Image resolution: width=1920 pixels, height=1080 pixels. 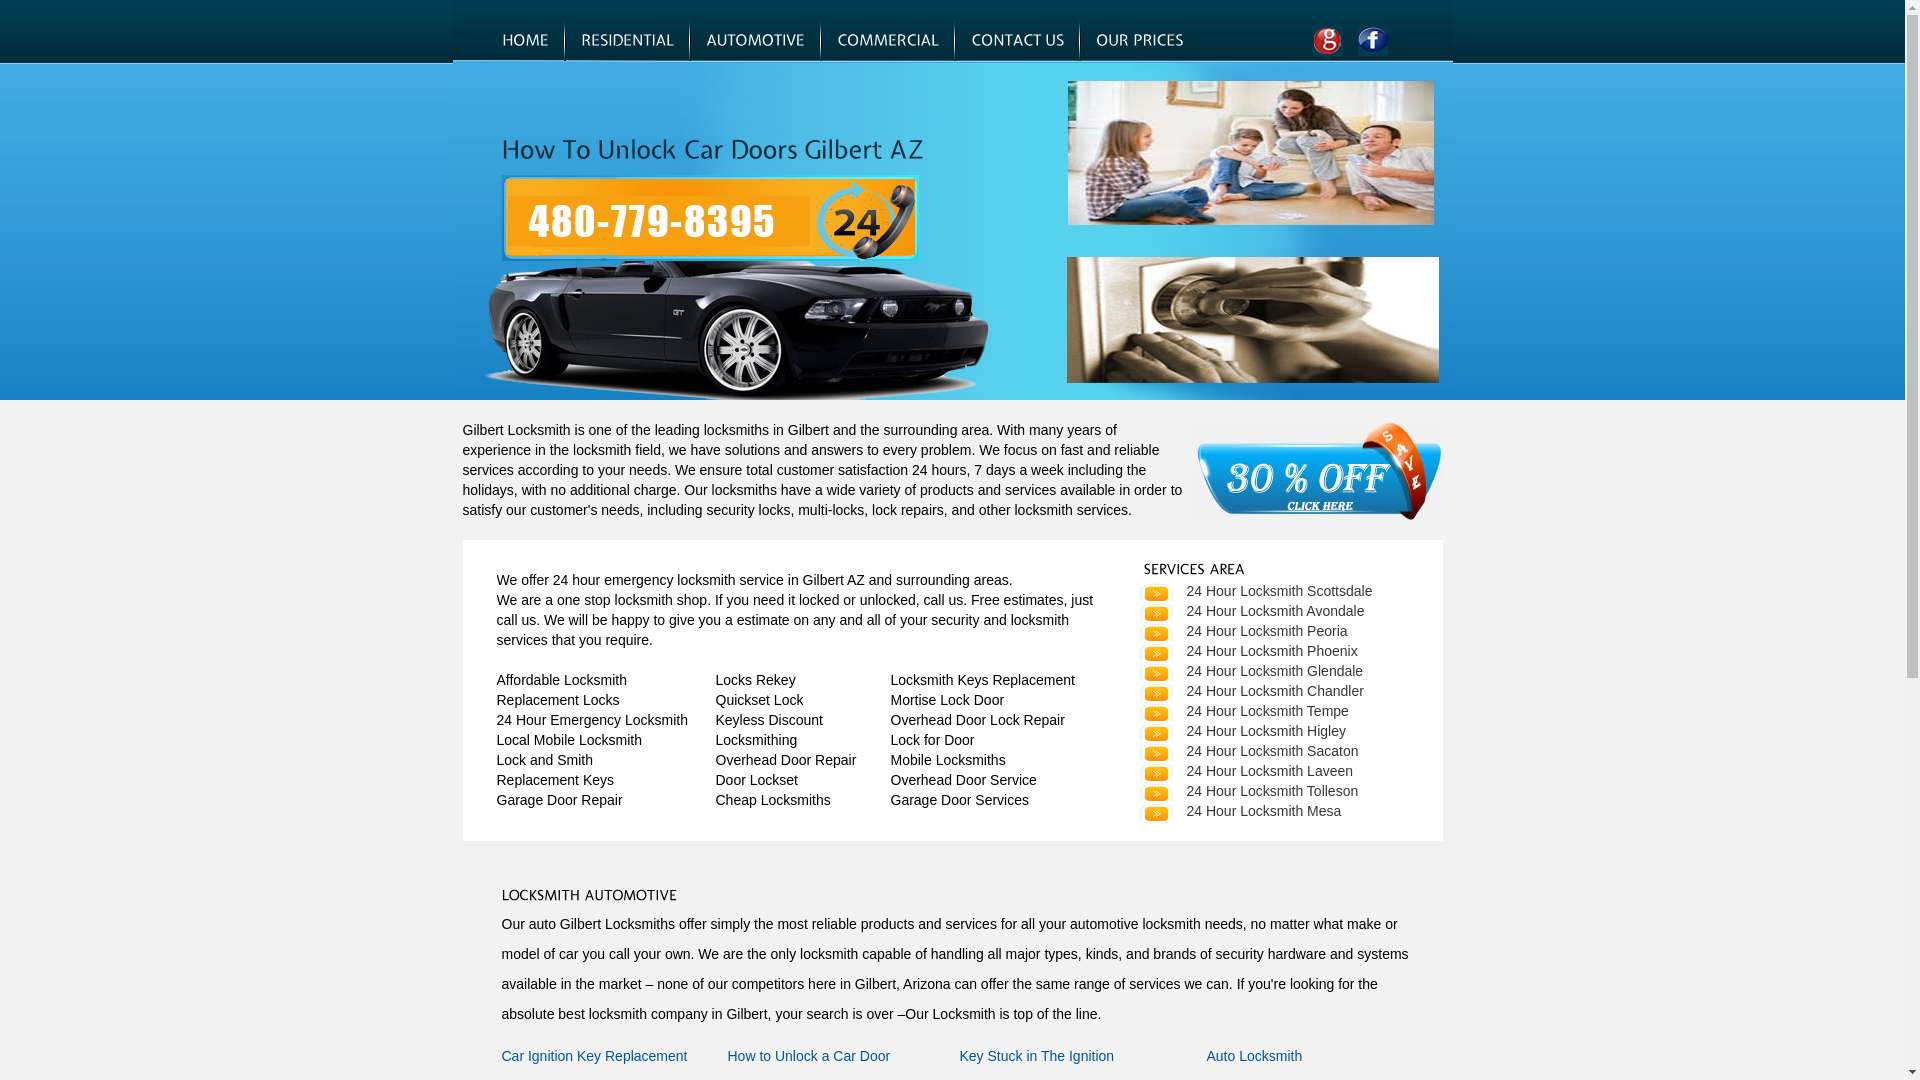 I want to click on '24 Hour Locksmith Tempe', so click(x=1242, y=709).